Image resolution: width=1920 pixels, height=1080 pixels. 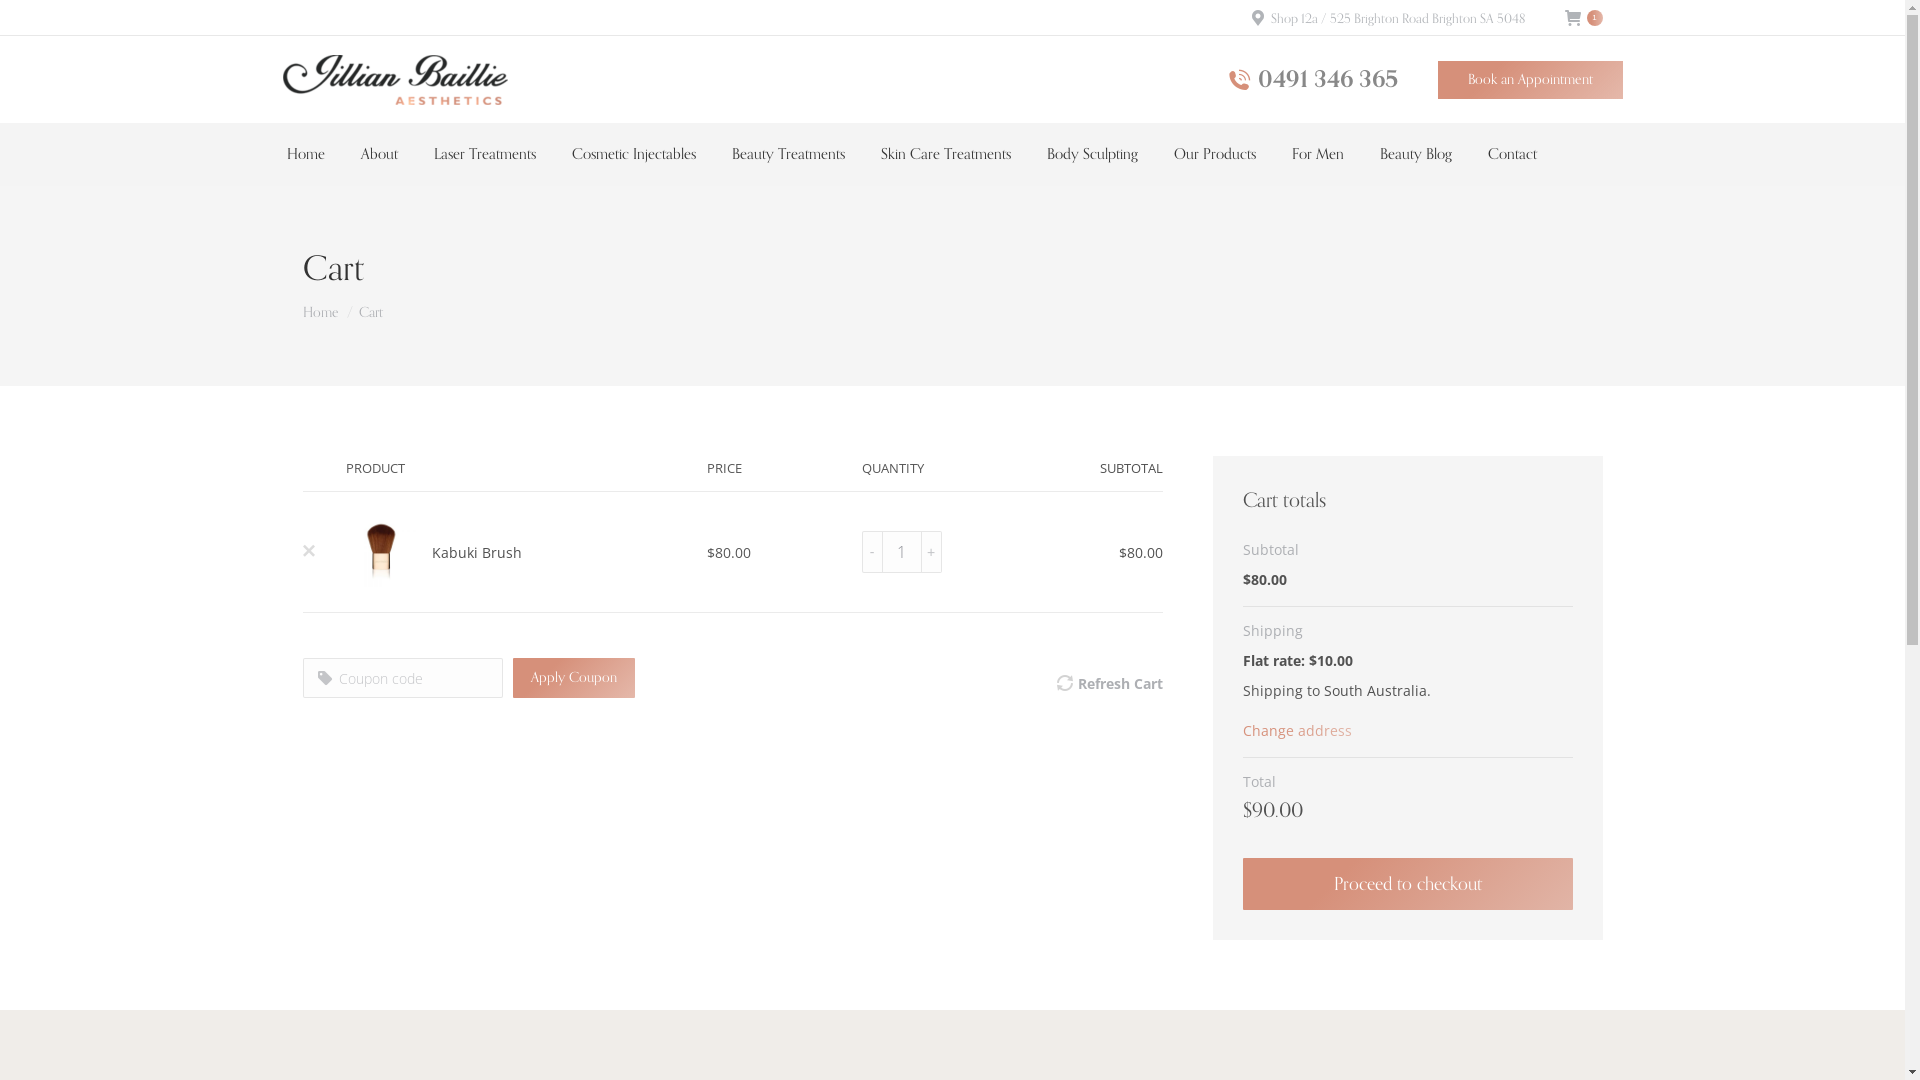 What do you see at coordinates (431, 551) in the screenshot?
I see `'Kabuki Brush'` at bounding box center [431, 551].